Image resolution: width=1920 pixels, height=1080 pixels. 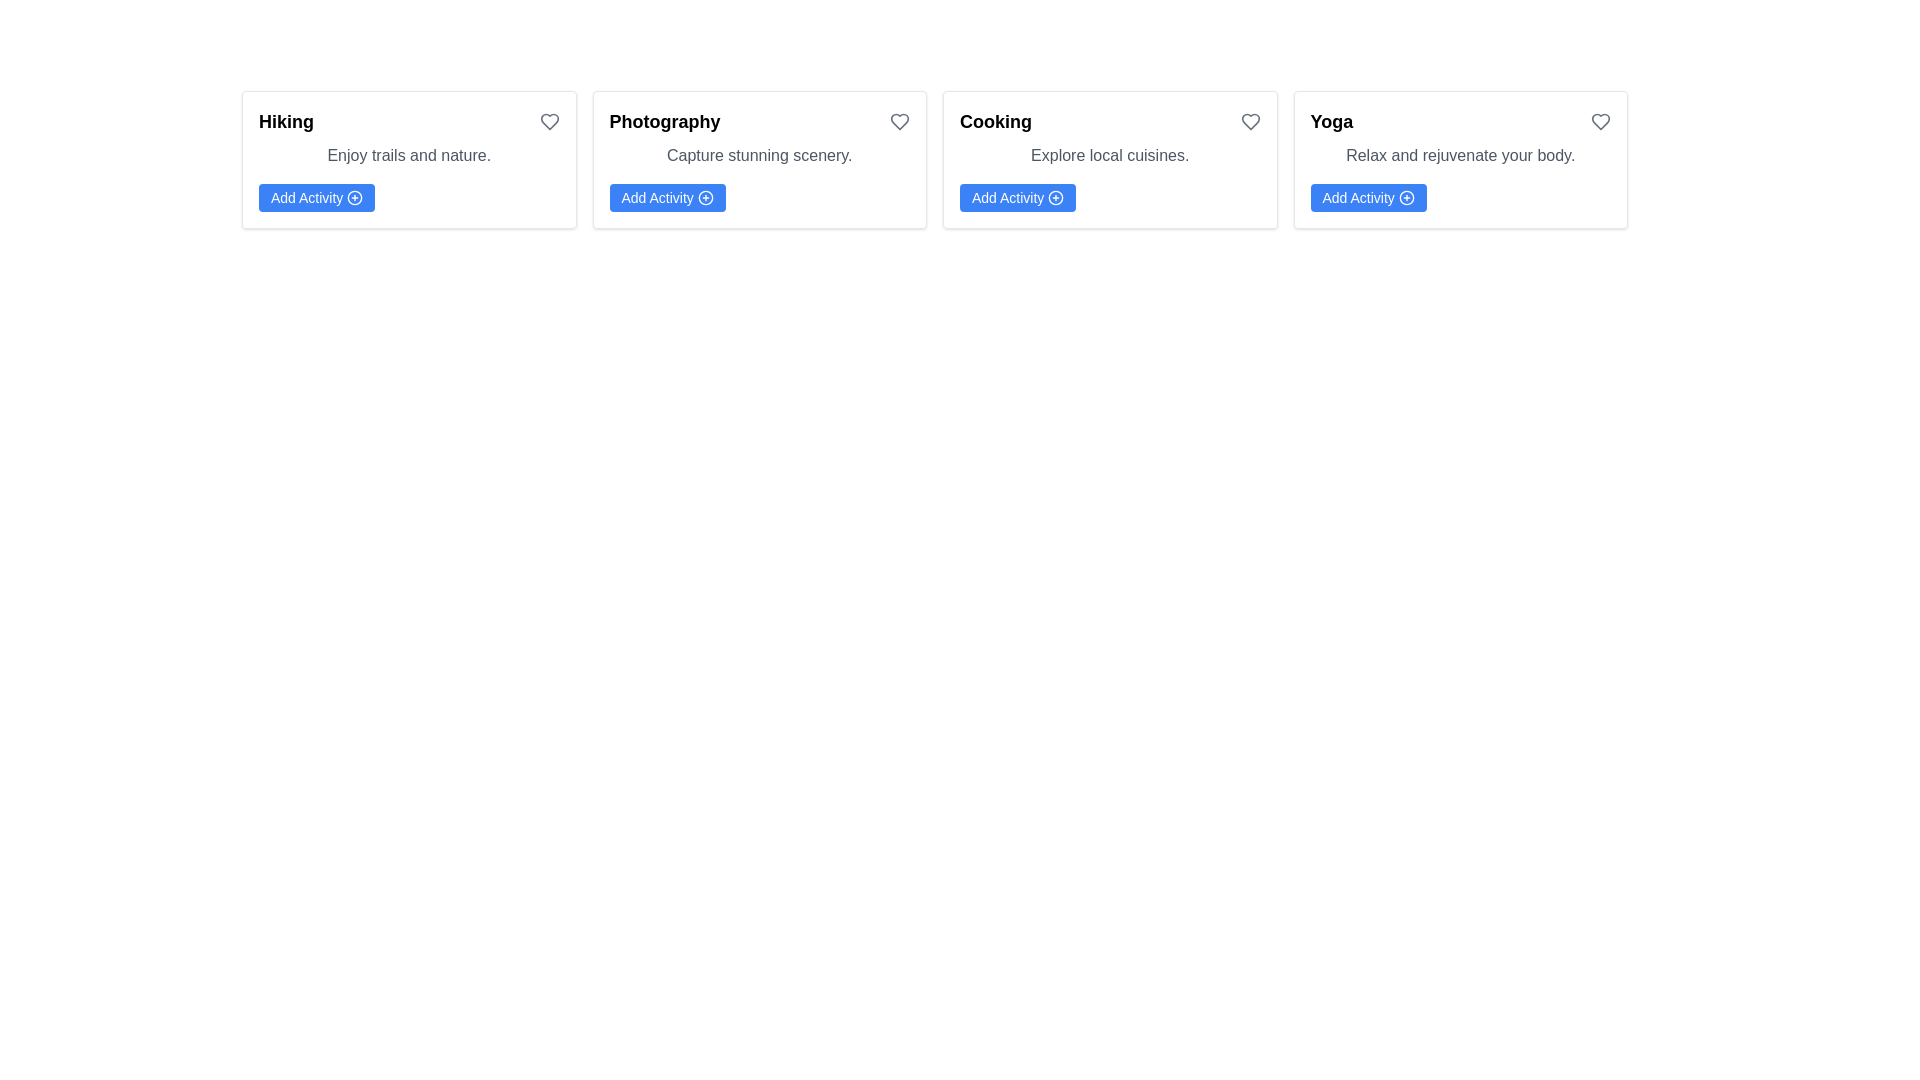 I want to click on the heart-shaped favorite button located to the right of the 'Hiking' text to favorite or like the associated activity, so click(x=549, y=122).